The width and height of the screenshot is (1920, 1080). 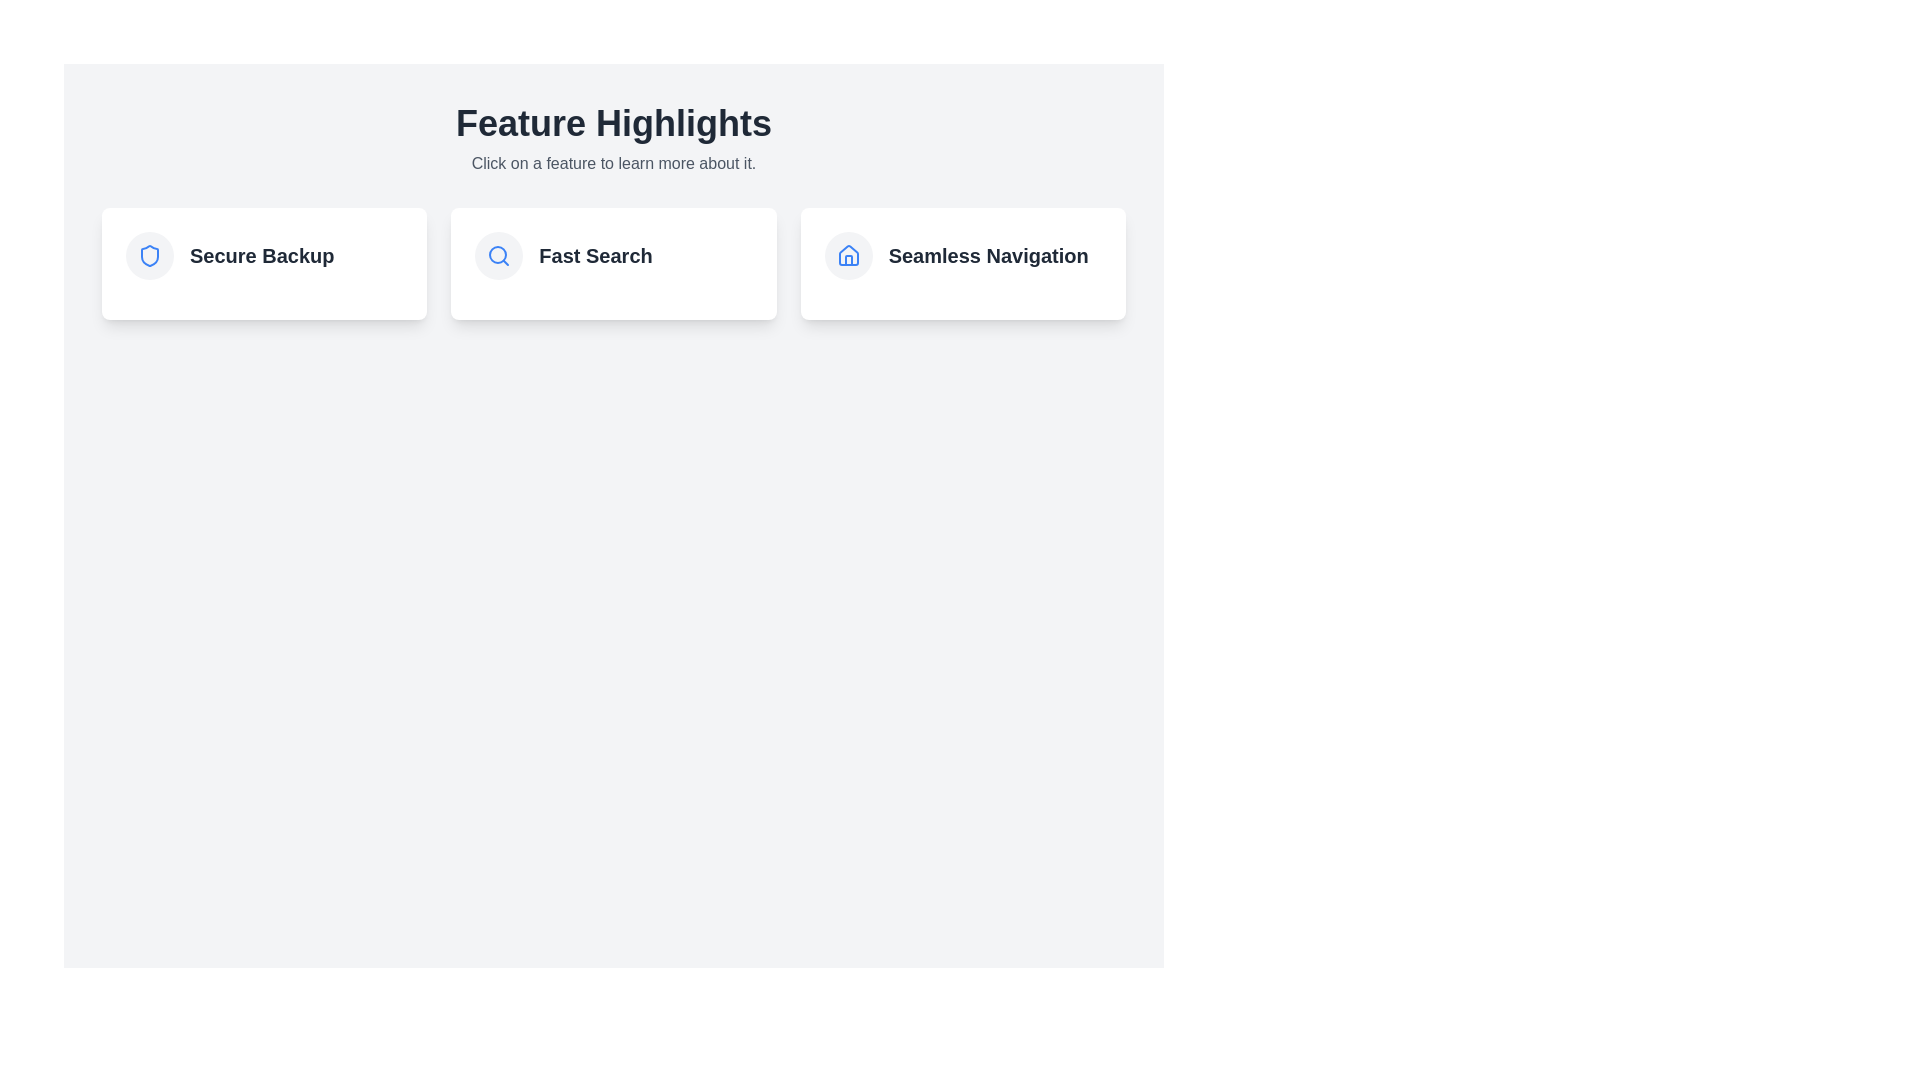 I want to click on the 'Secure Backup' feature card, which is the first card in the horizontal series of three cards under the title 'Feature Highlights', so click(x=263, y=254).